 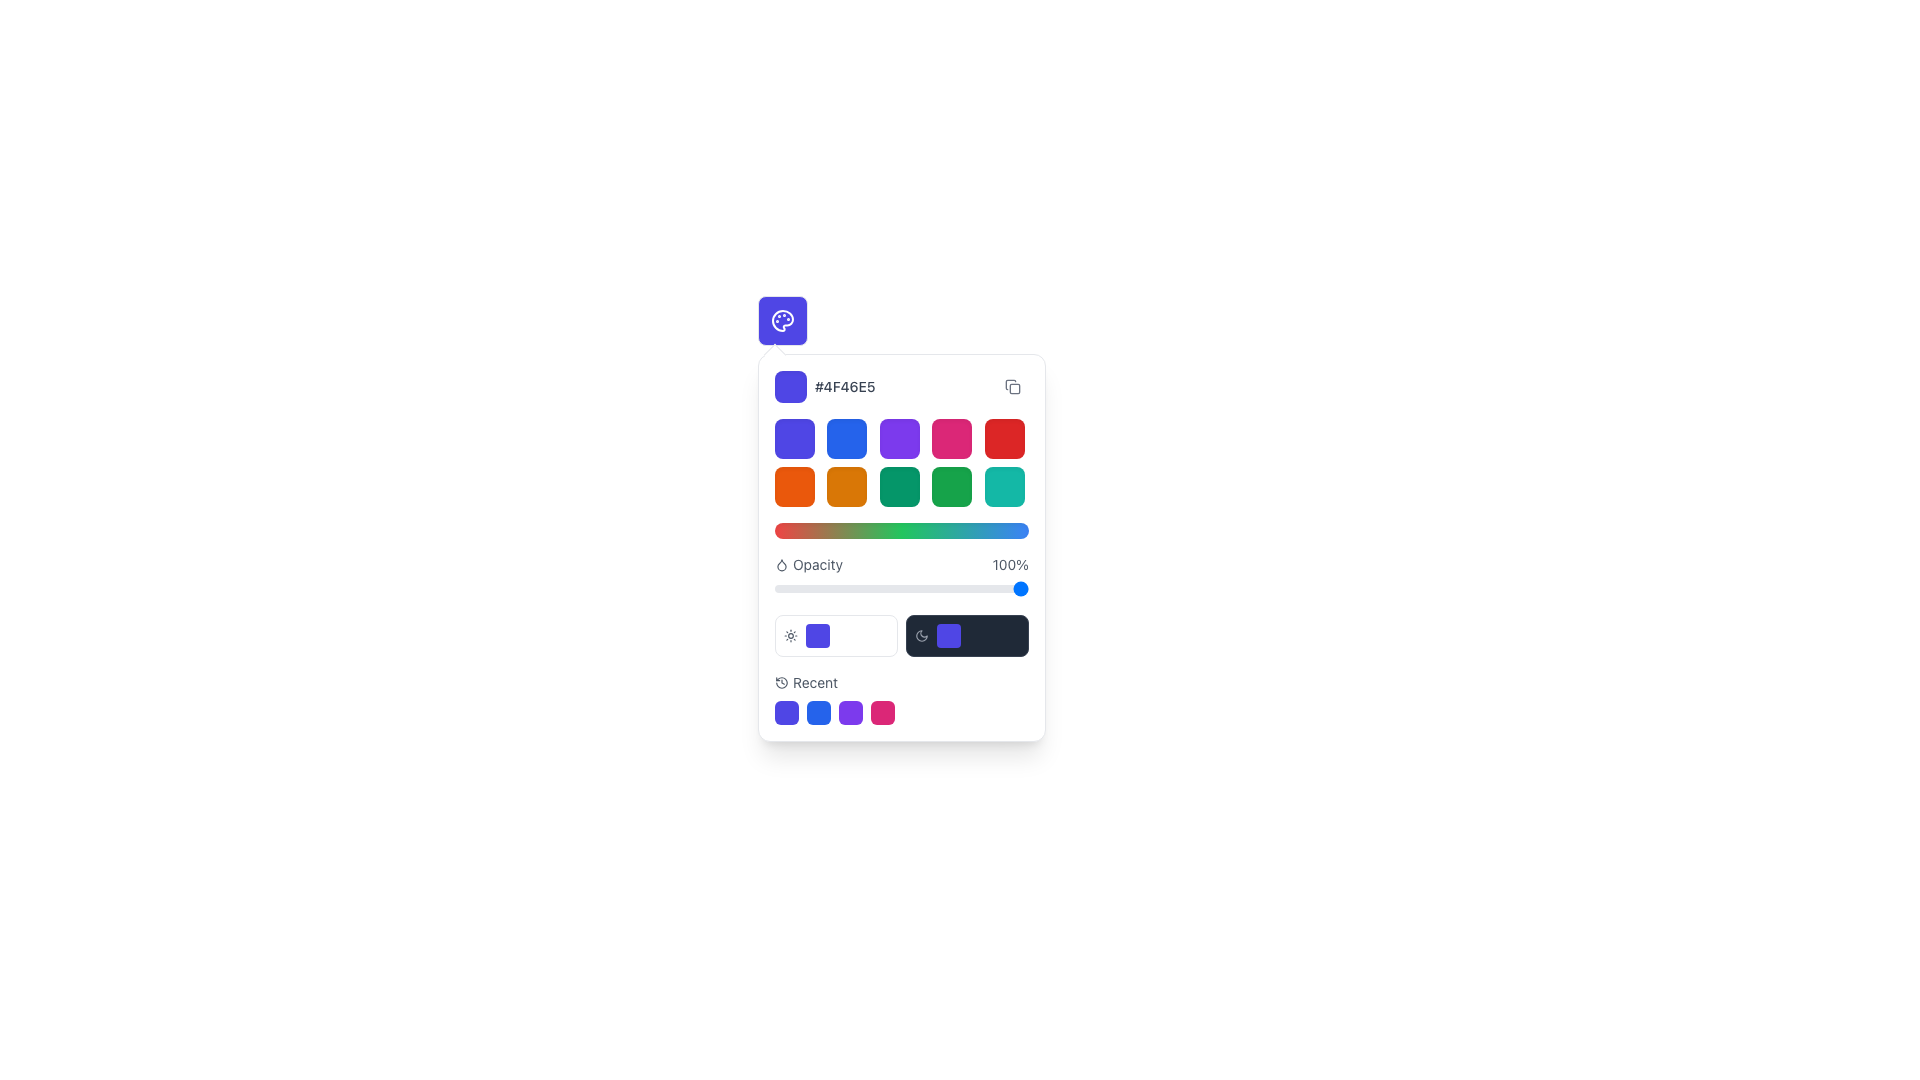 I want to click on the upper-leftmost button in the color palette selection tool grid, so click(x=794, y=438).